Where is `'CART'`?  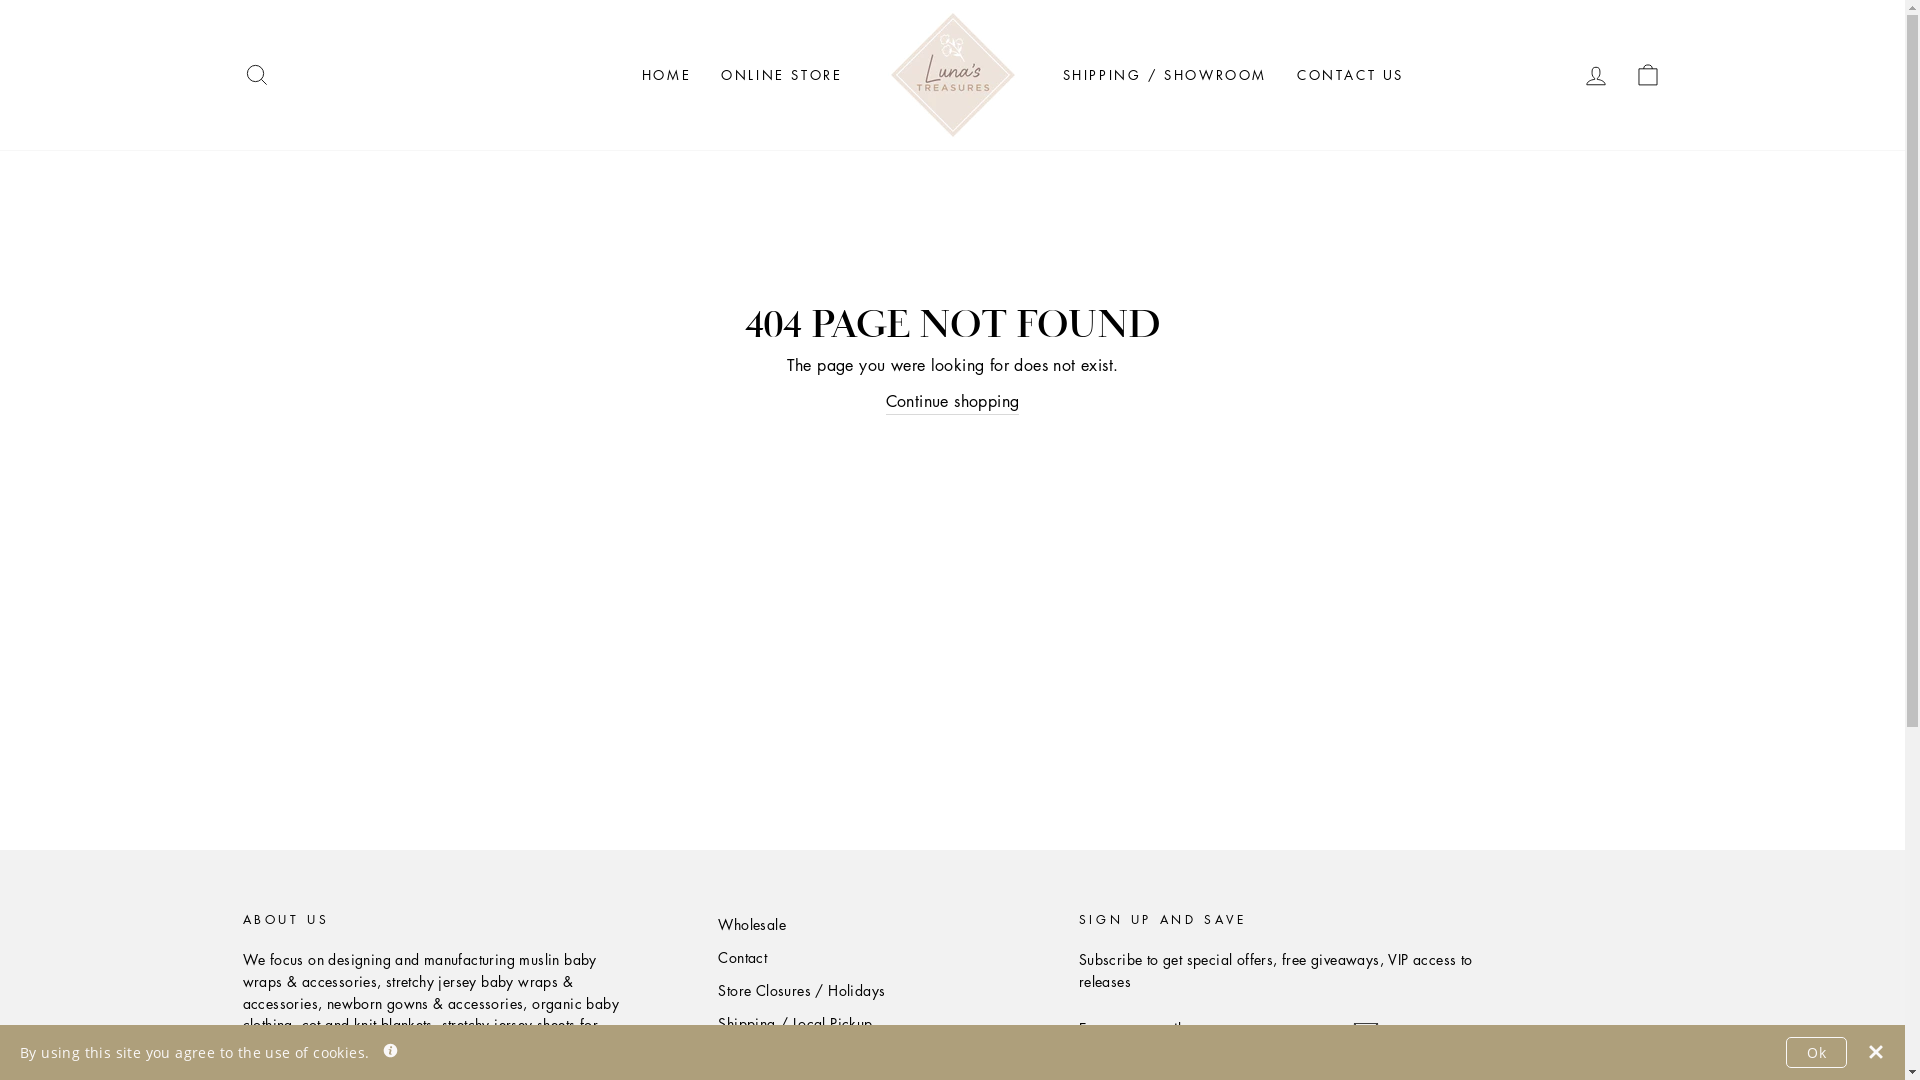
'CART' is located at coordinates (1647, 74).